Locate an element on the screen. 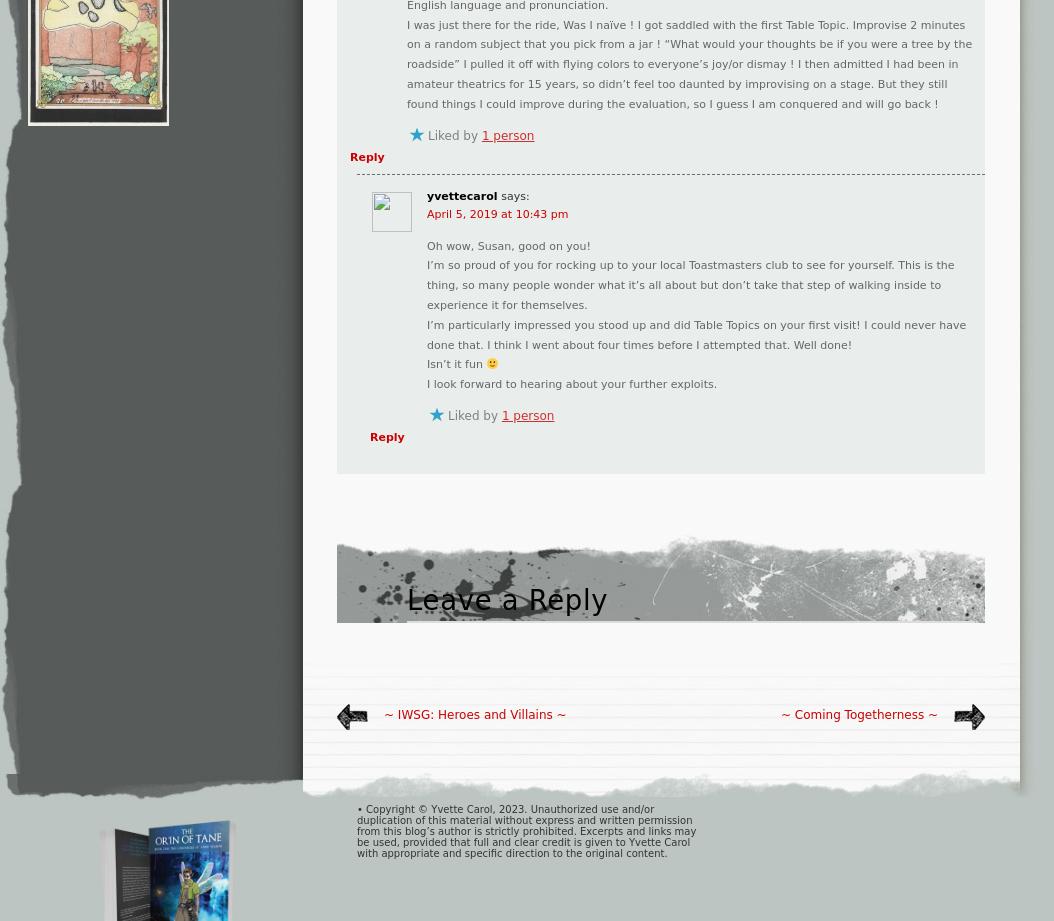 The height and width of the screenshot is (921, 1054). 'Oh wow, Susan, good on you!' is located at coordinates (507, 244).